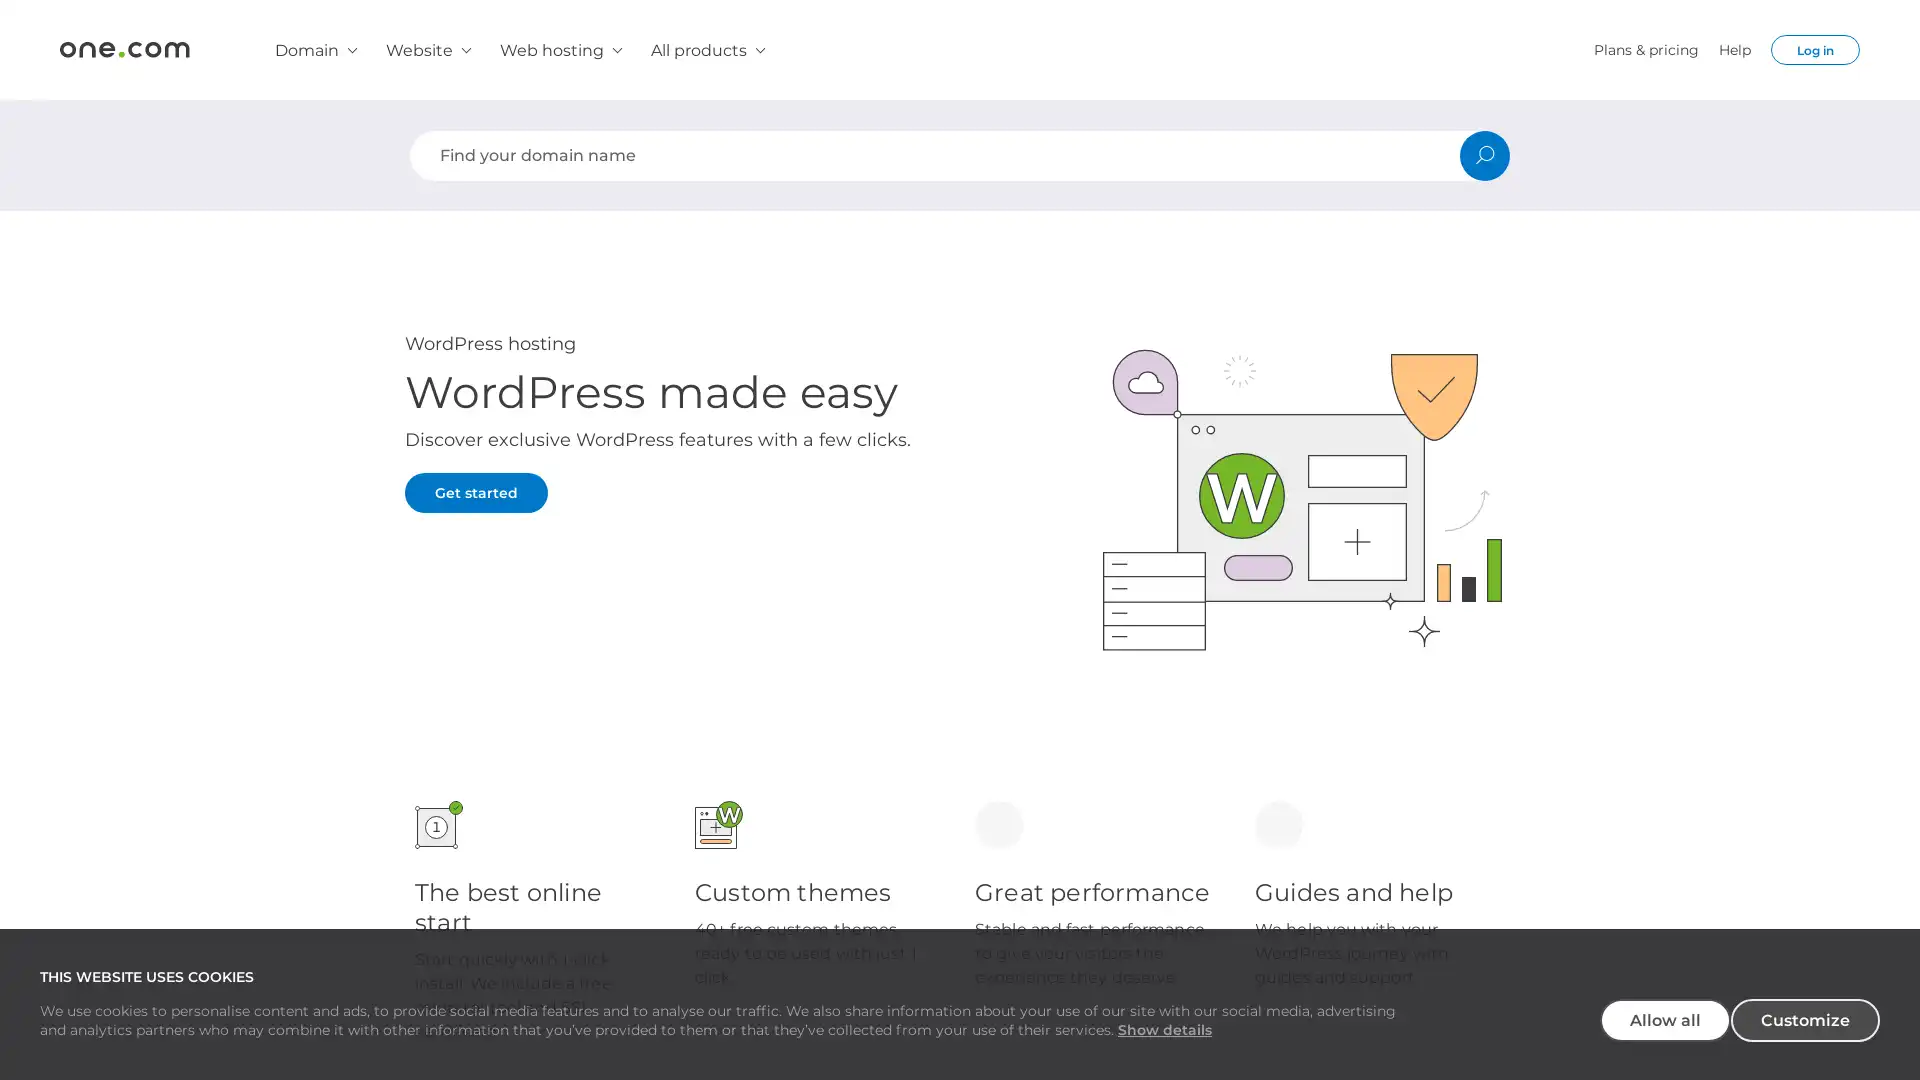  I want to click on Get started, so click(475, 493).